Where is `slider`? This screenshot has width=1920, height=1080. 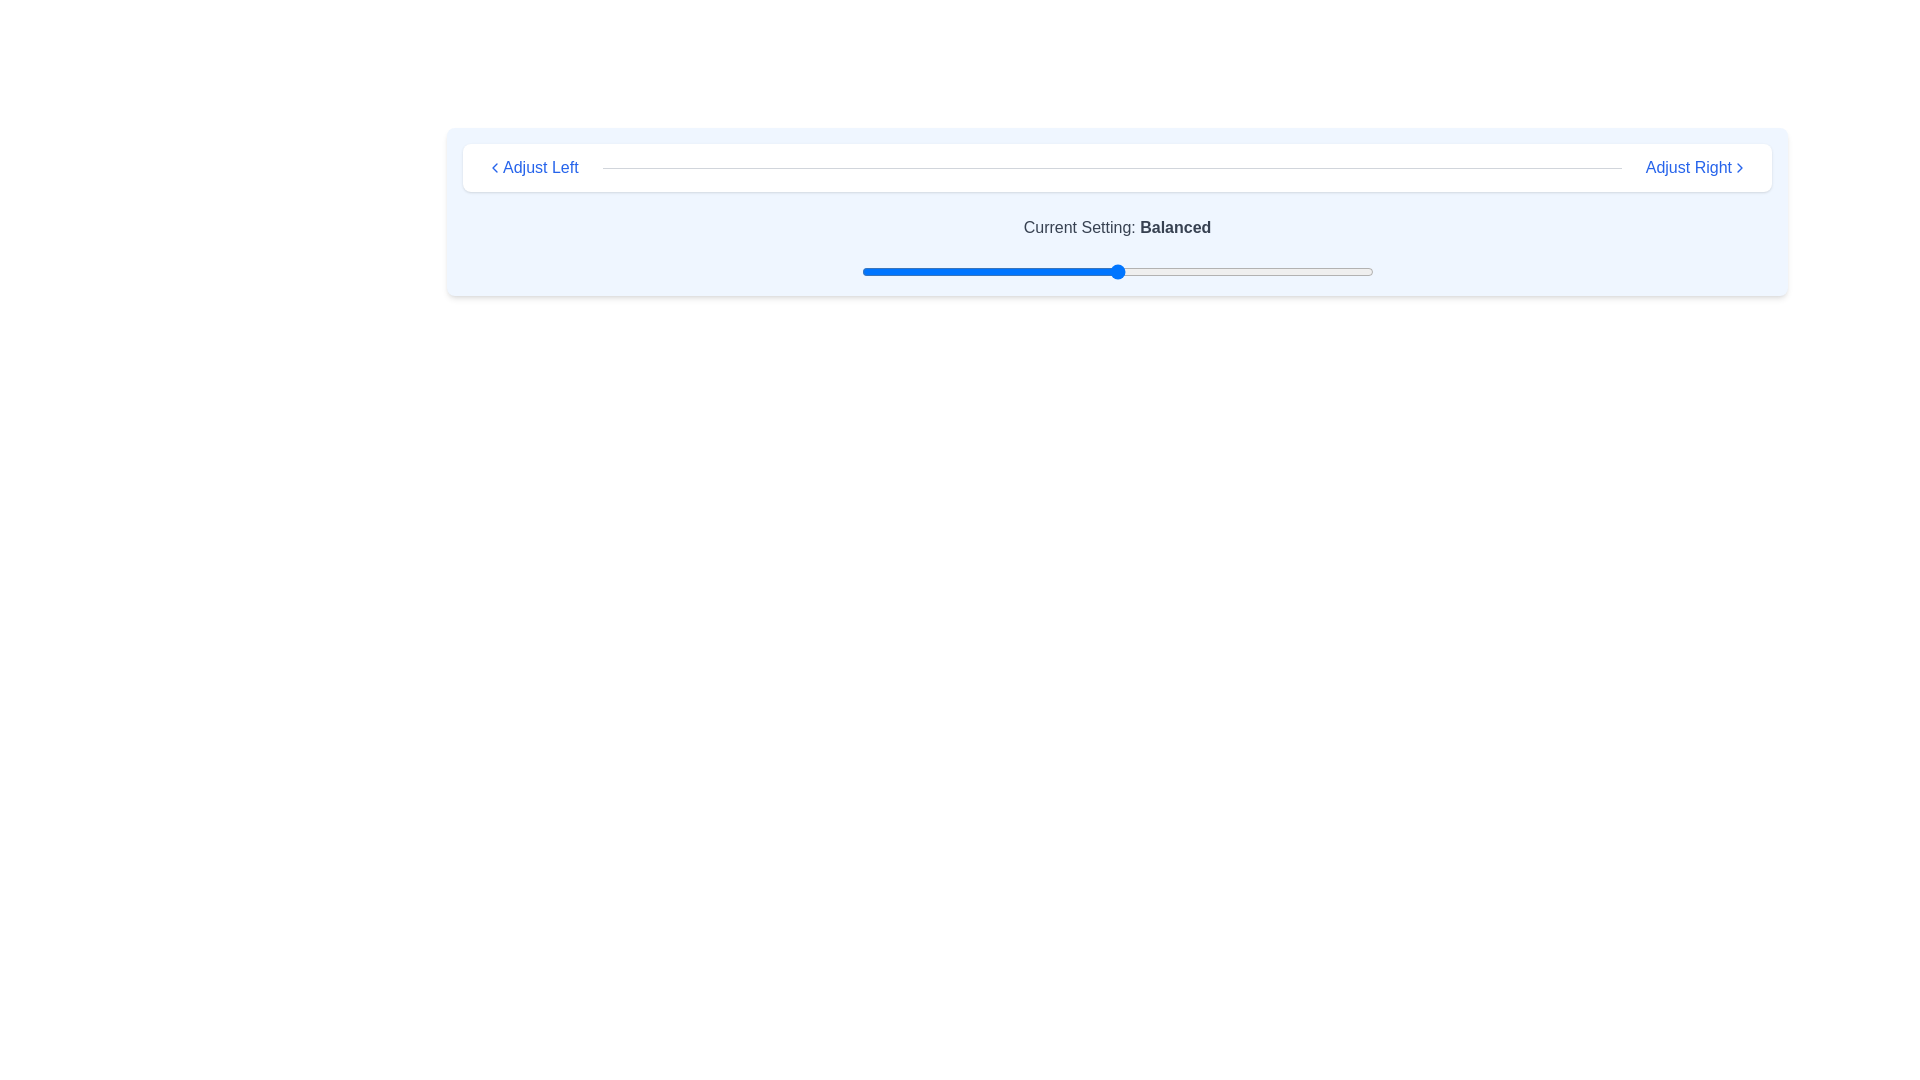 slider is located at coordinates (1111, 272).